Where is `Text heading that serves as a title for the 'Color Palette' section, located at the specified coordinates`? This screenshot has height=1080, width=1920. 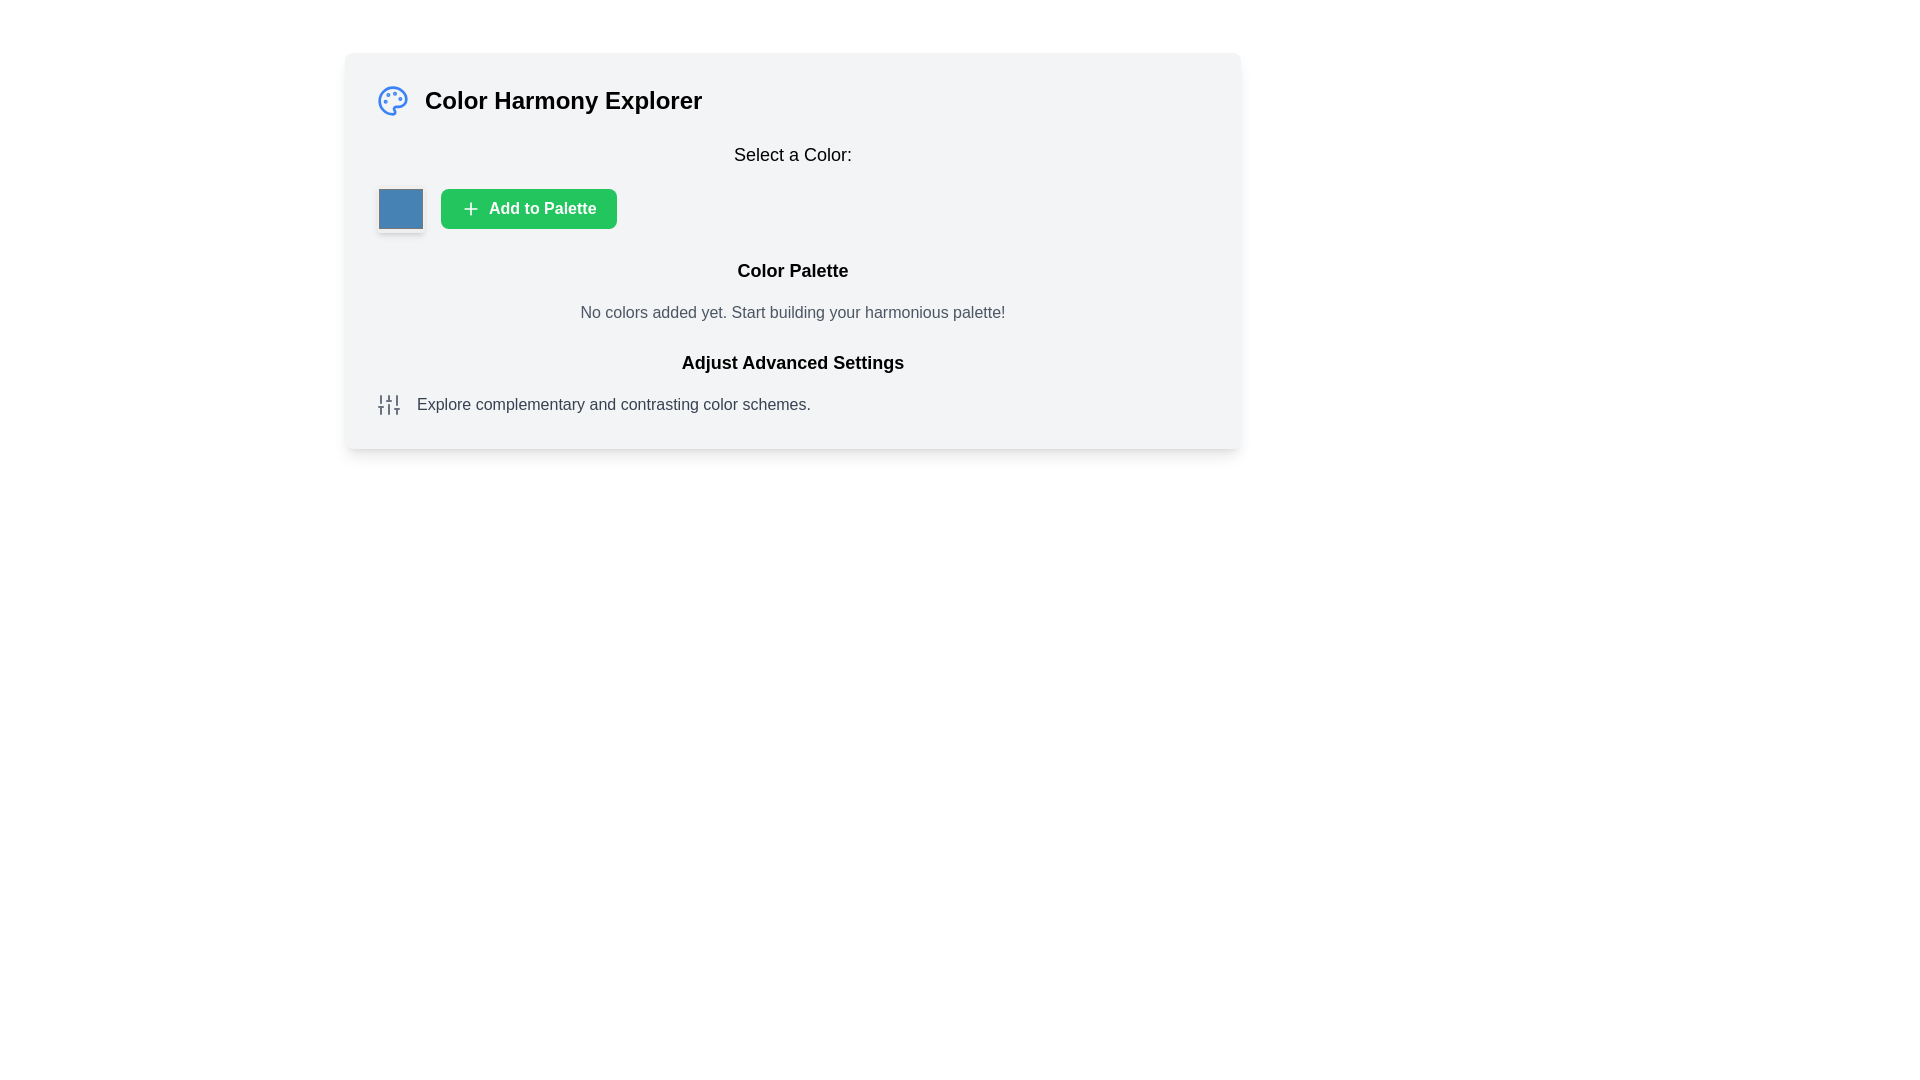 Text heading that serves as a title for the 'Color Palette' section, located at the specified coordinates is located at coordinates (791, 270).